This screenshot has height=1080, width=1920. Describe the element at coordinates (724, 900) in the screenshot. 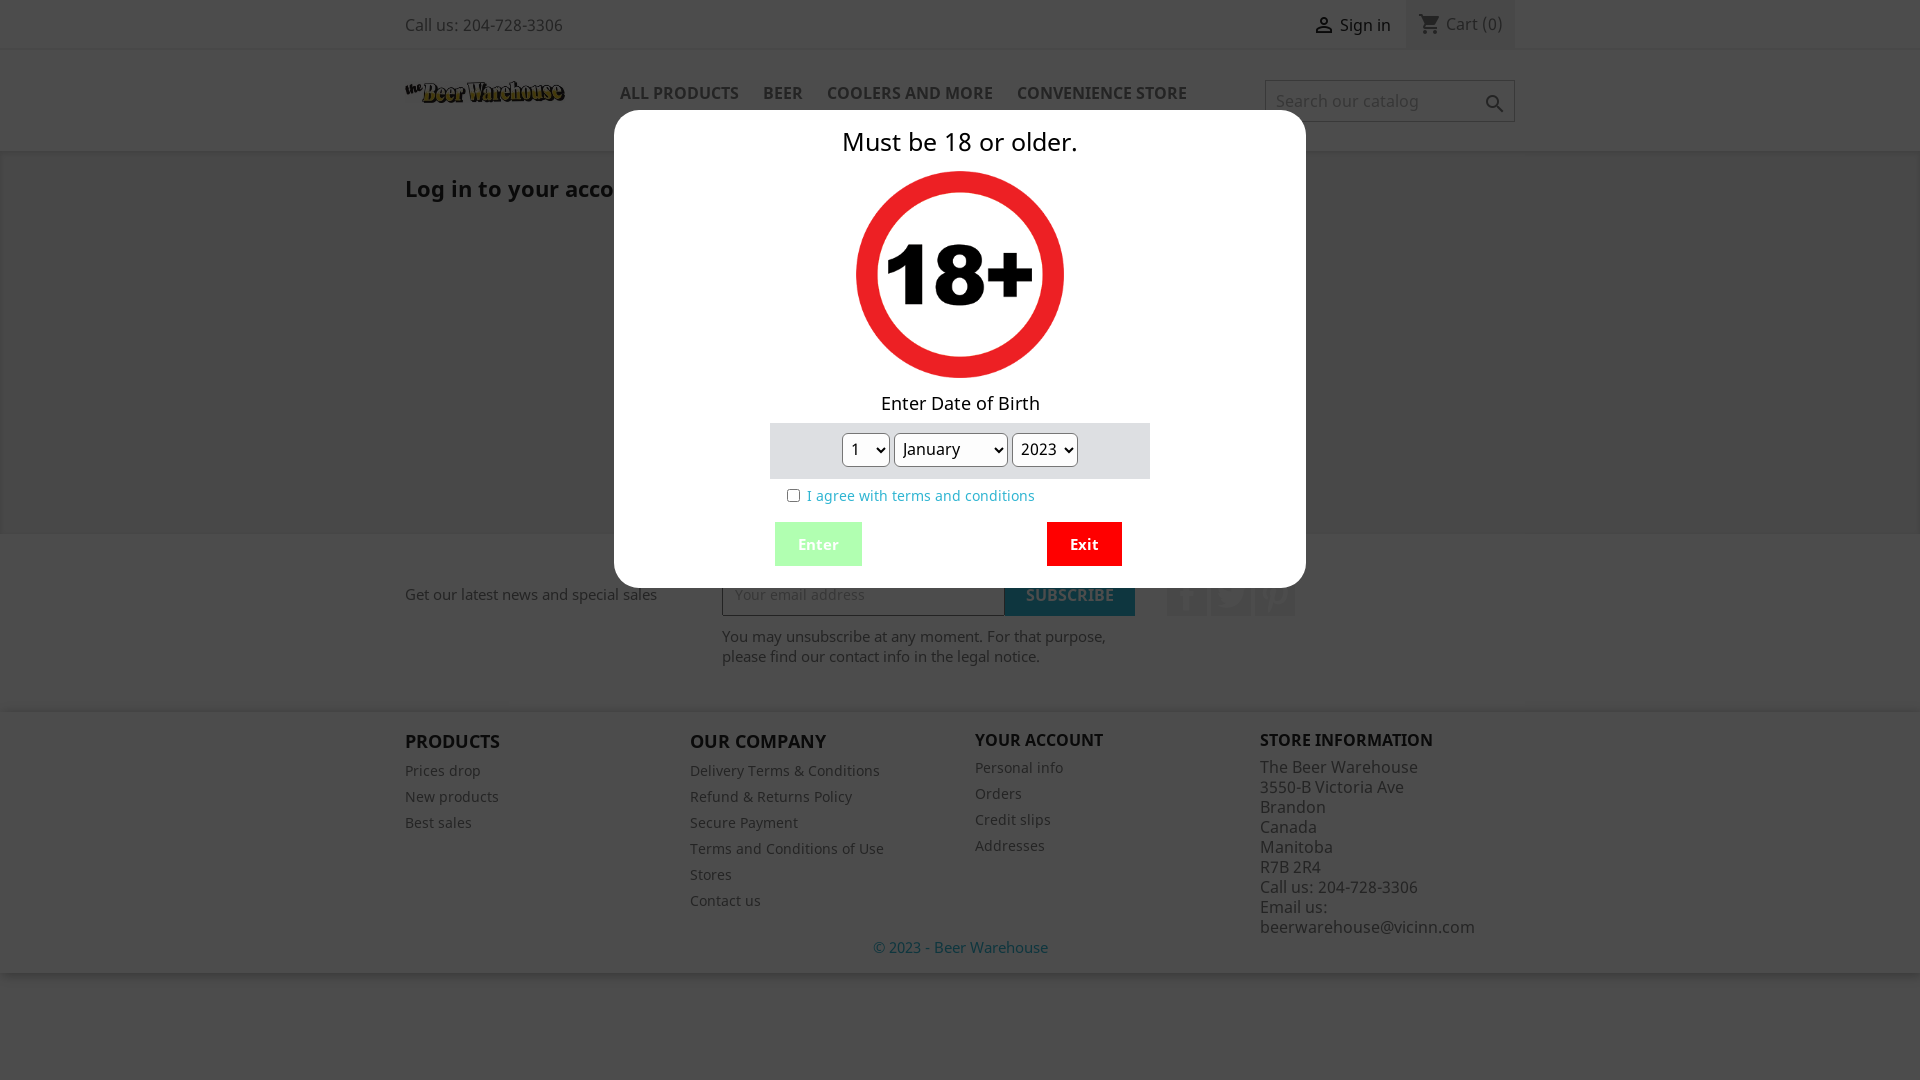

I see `'Contact us'` at that location.